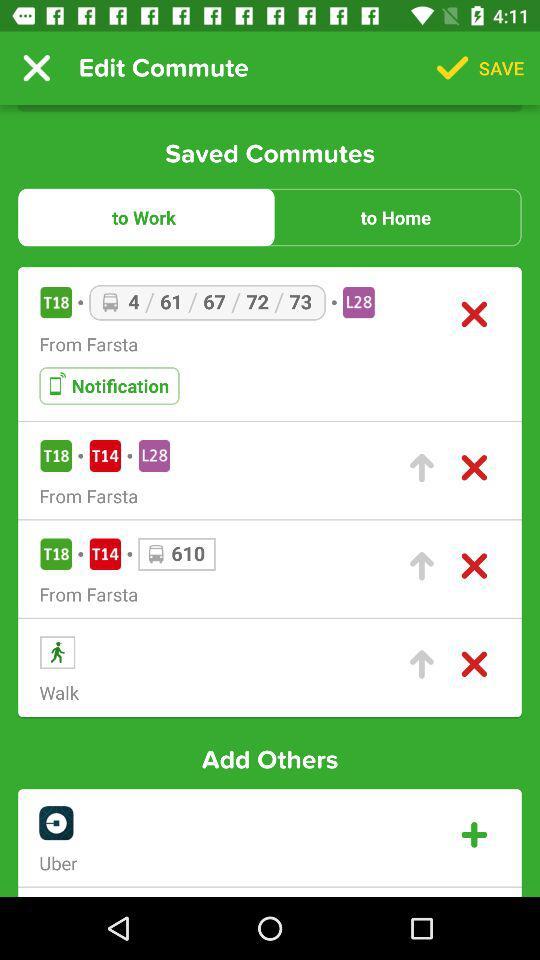 Image resolution: width=540 pixels, height=960 pixels. Describe the element at coordinates (143, 217) in the screenshot. I see `to work item` at that location.